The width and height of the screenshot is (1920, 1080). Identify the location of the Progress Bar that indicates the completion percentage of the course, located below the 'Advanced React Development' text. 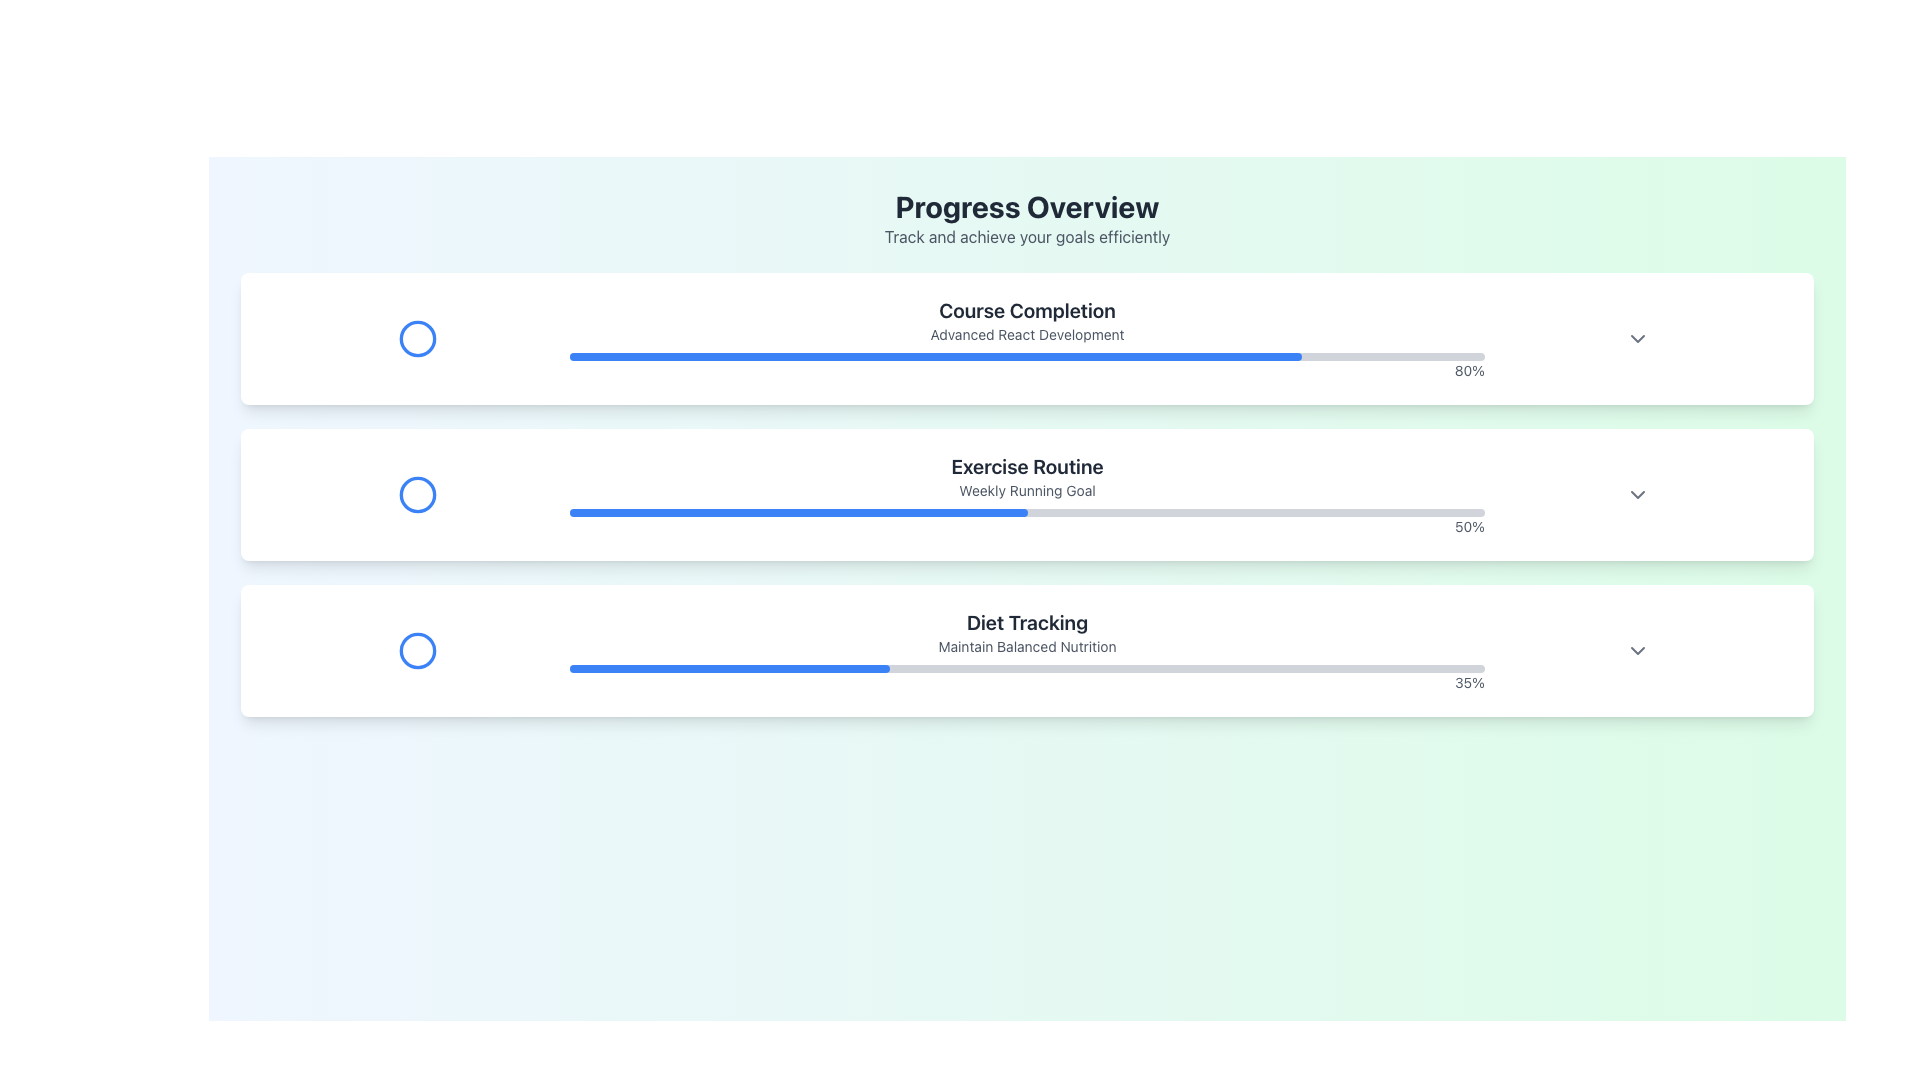
(1027, 366).